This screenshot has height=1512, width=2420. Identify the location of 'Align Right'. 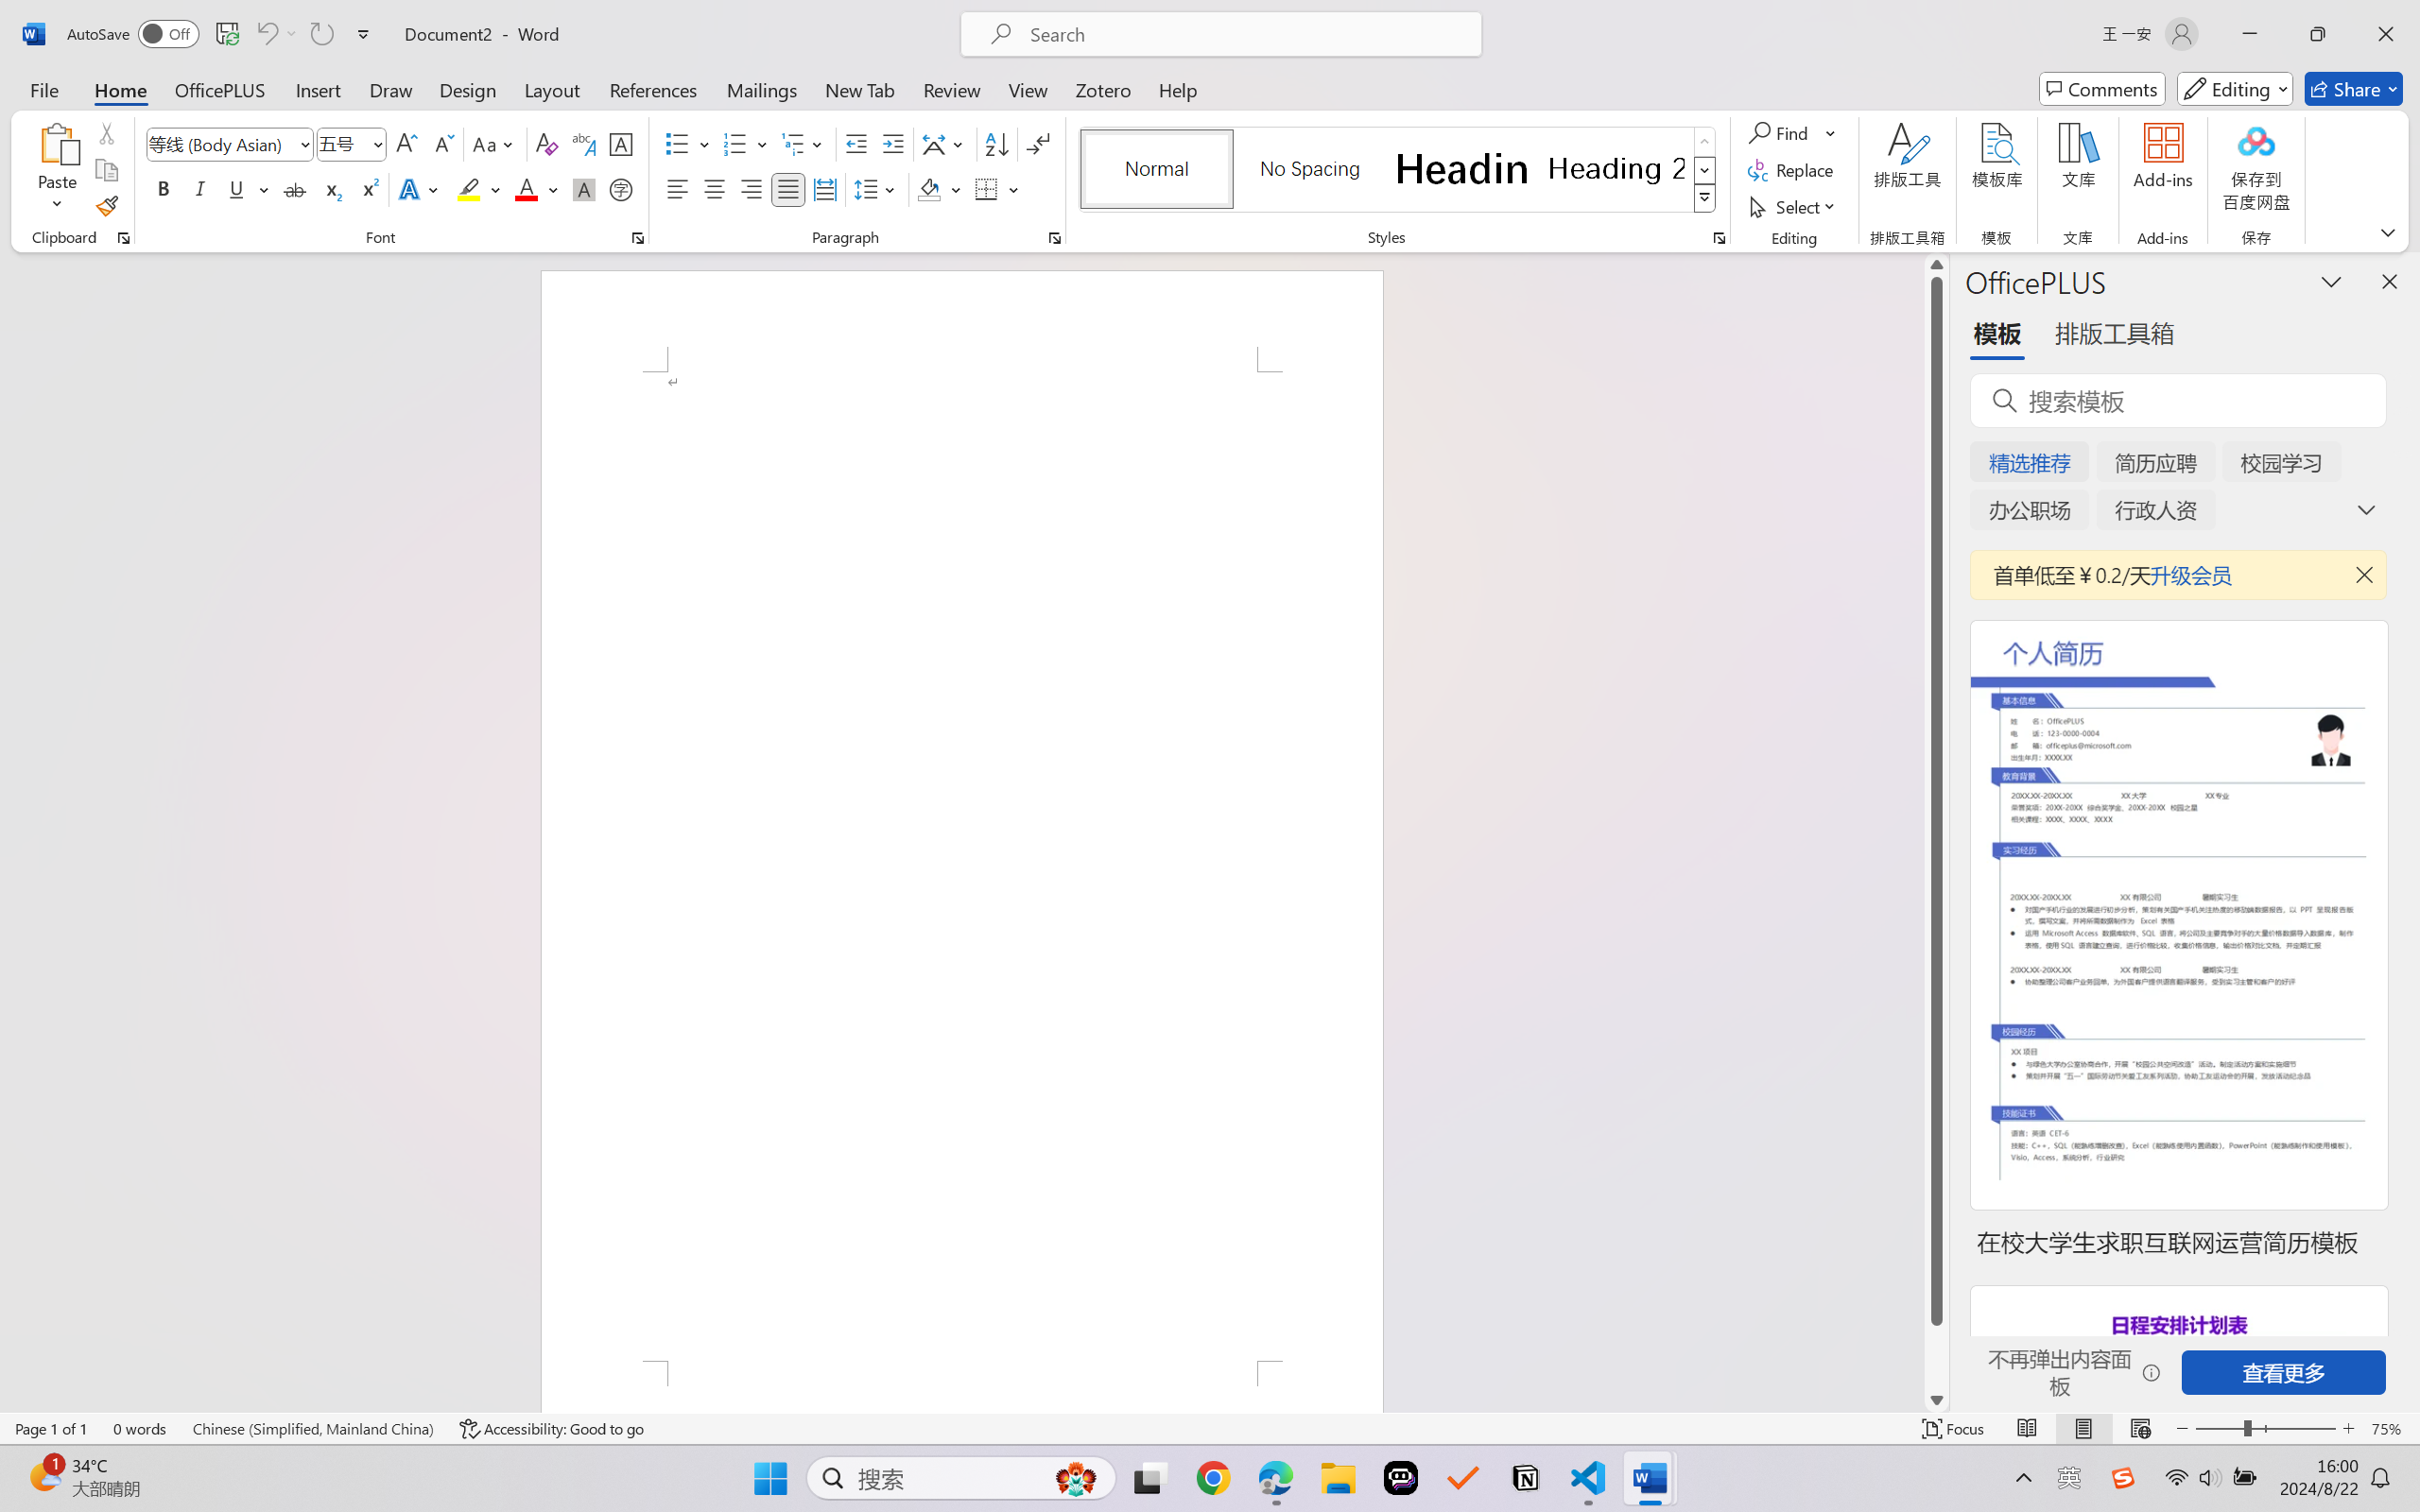
(752, 188).